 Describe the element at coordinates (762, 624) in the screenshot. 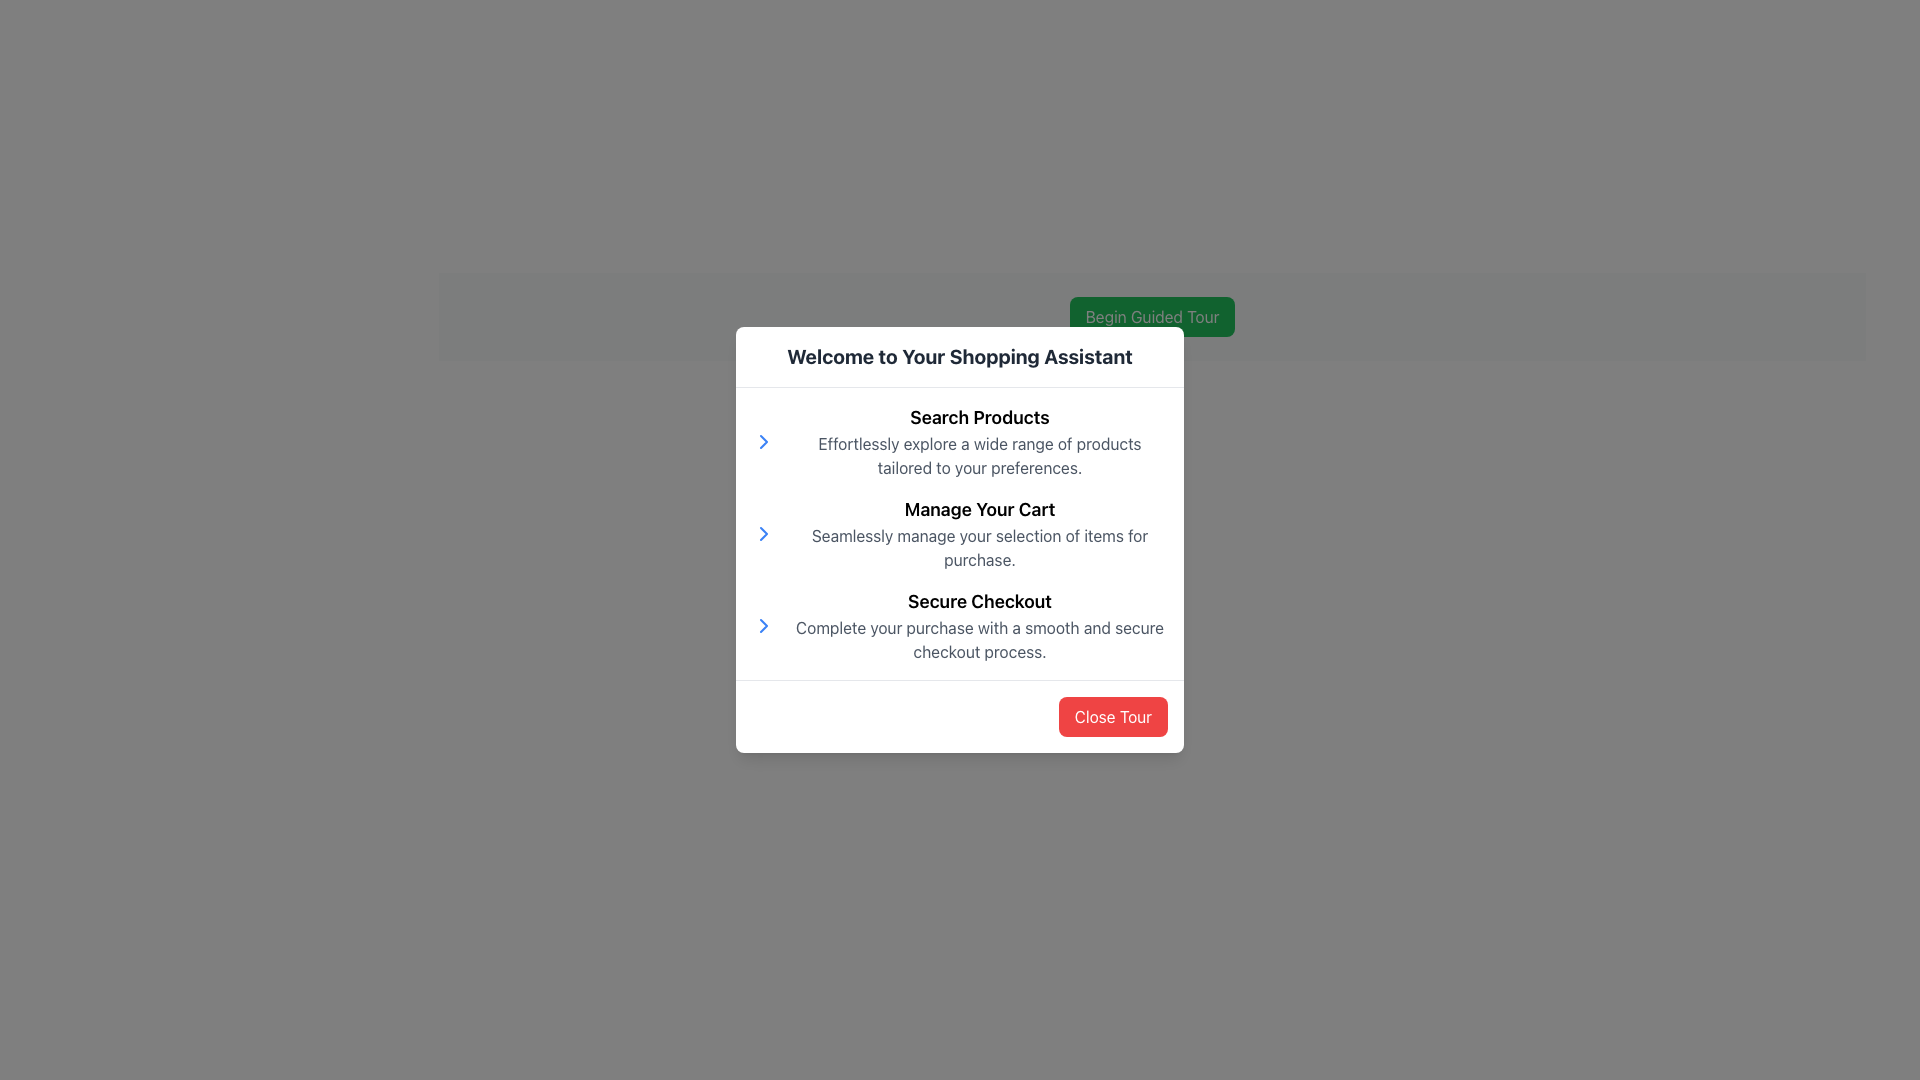

I see `the third chevron icon located to the right of the 'Secure Checkout' text` at that location.